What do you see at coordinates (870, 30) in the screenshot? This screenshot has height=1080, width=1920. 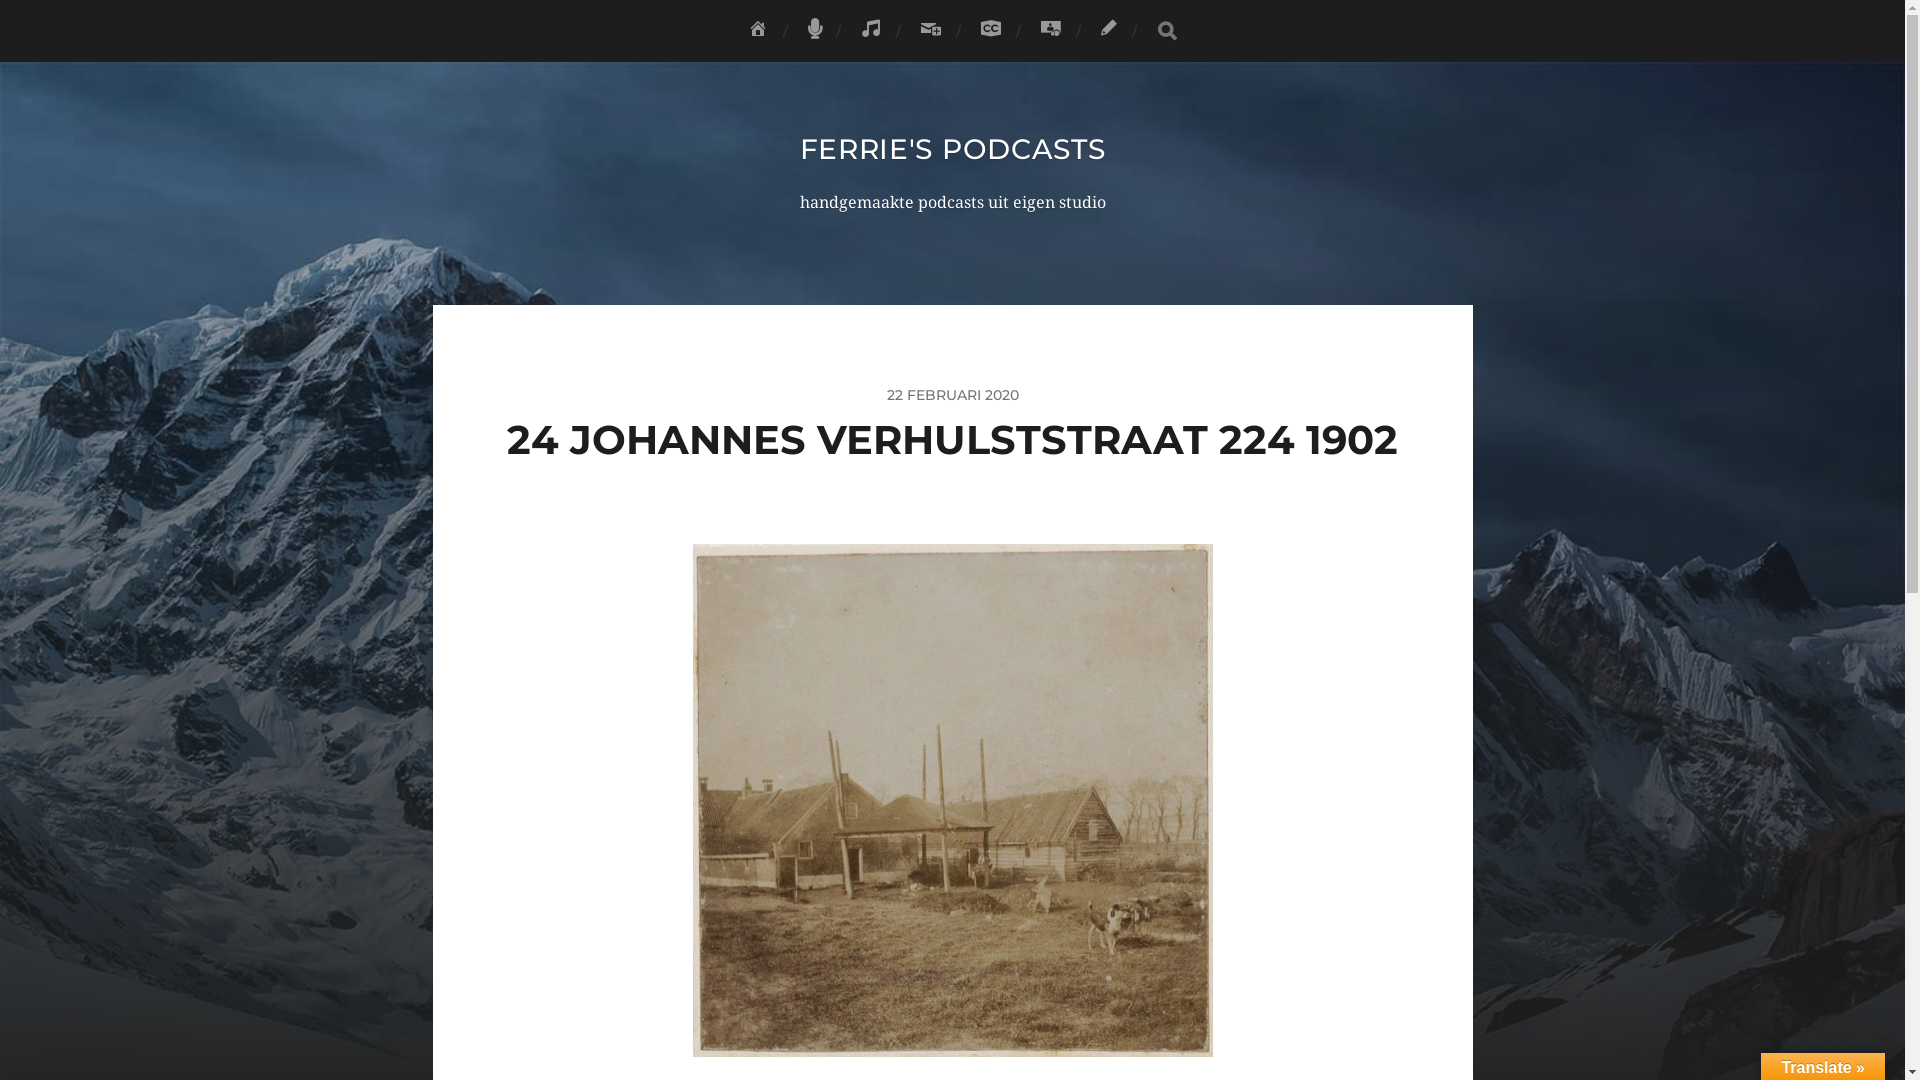 I see `'FAC'` at bounding box center [870, 30].